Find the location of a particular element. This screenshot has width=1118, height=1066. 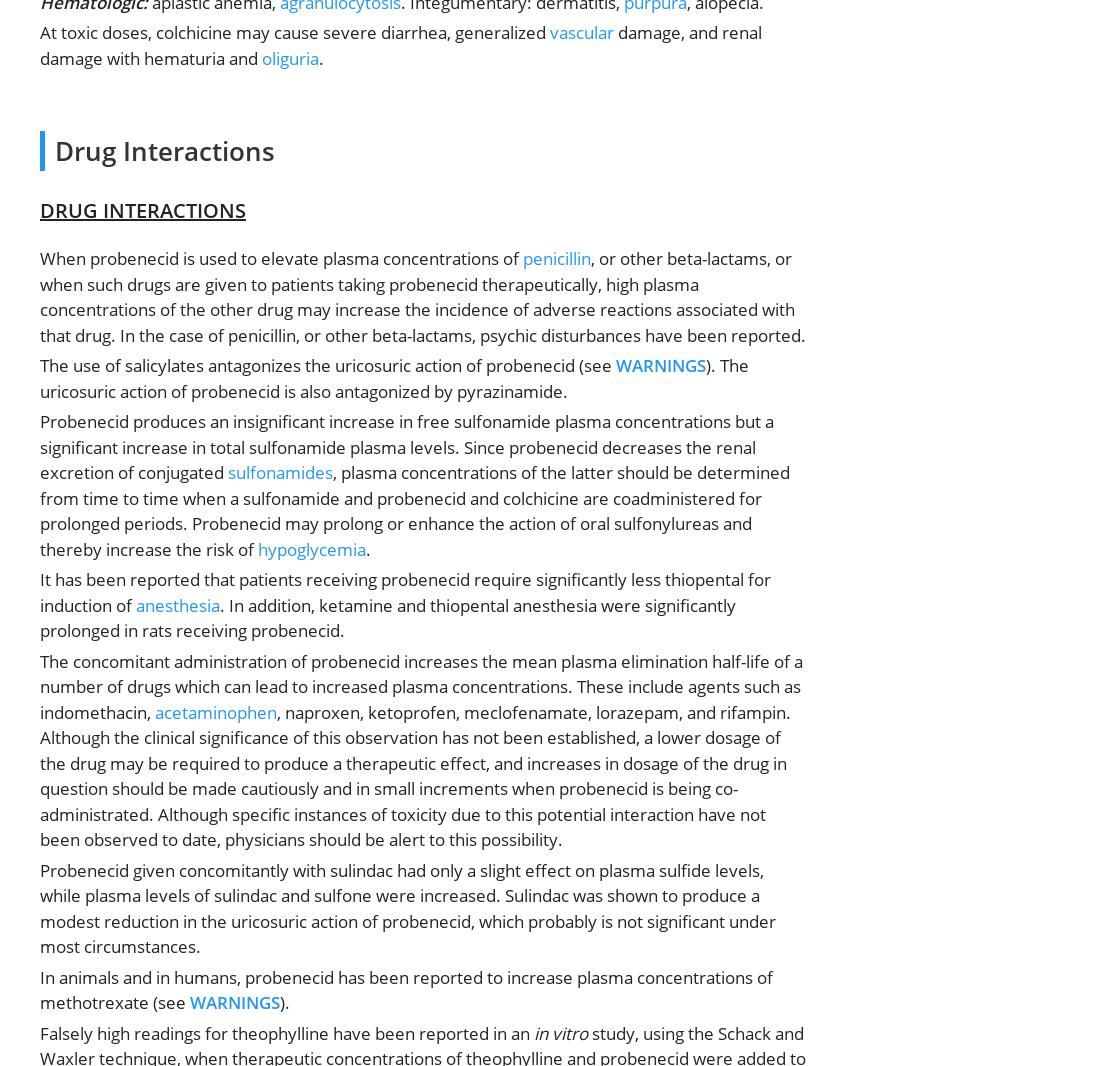

'At toxic doses, colchicine may cause severe diarrhea, generalized' is located at coordinates (294, 31).